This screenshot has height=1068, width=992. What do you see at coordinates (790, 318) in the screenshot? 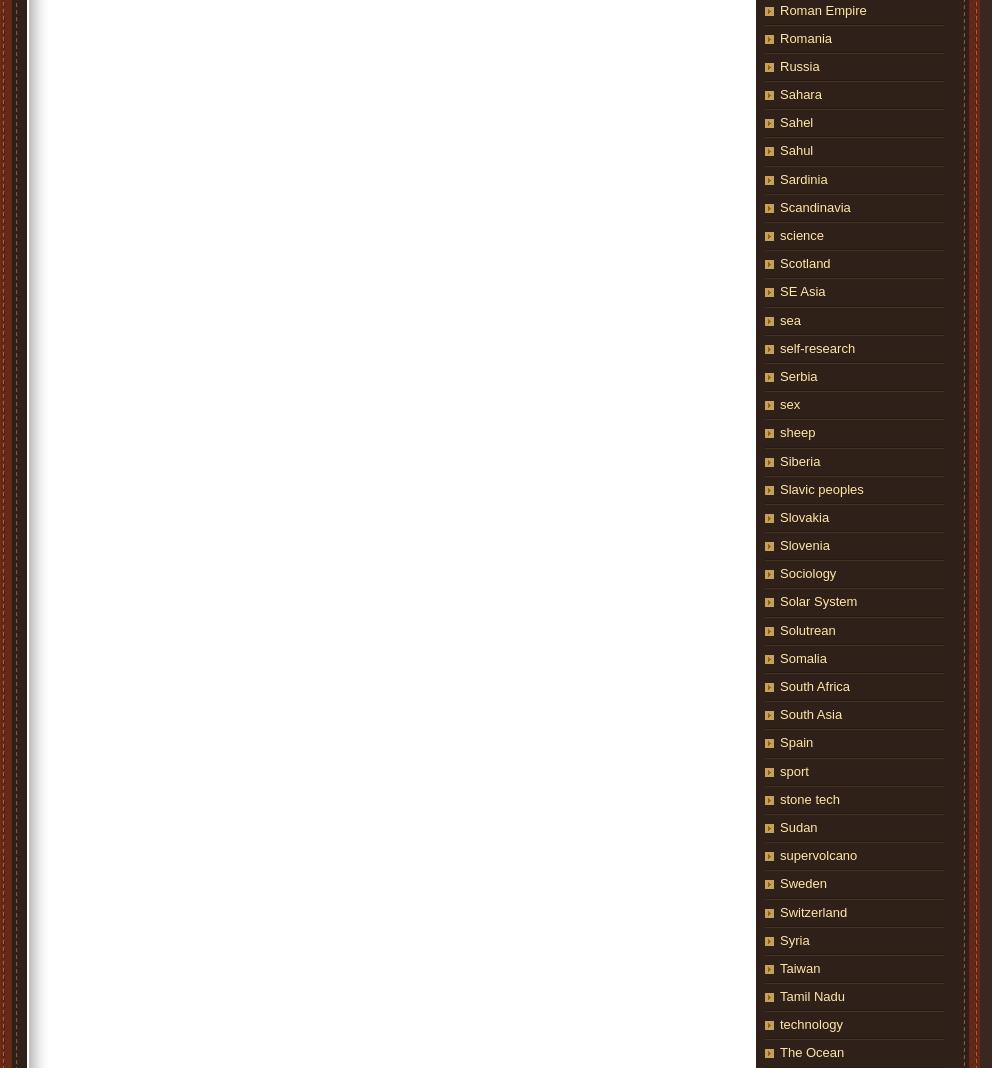
I see `'sea'` at bounding box center [790, 318].